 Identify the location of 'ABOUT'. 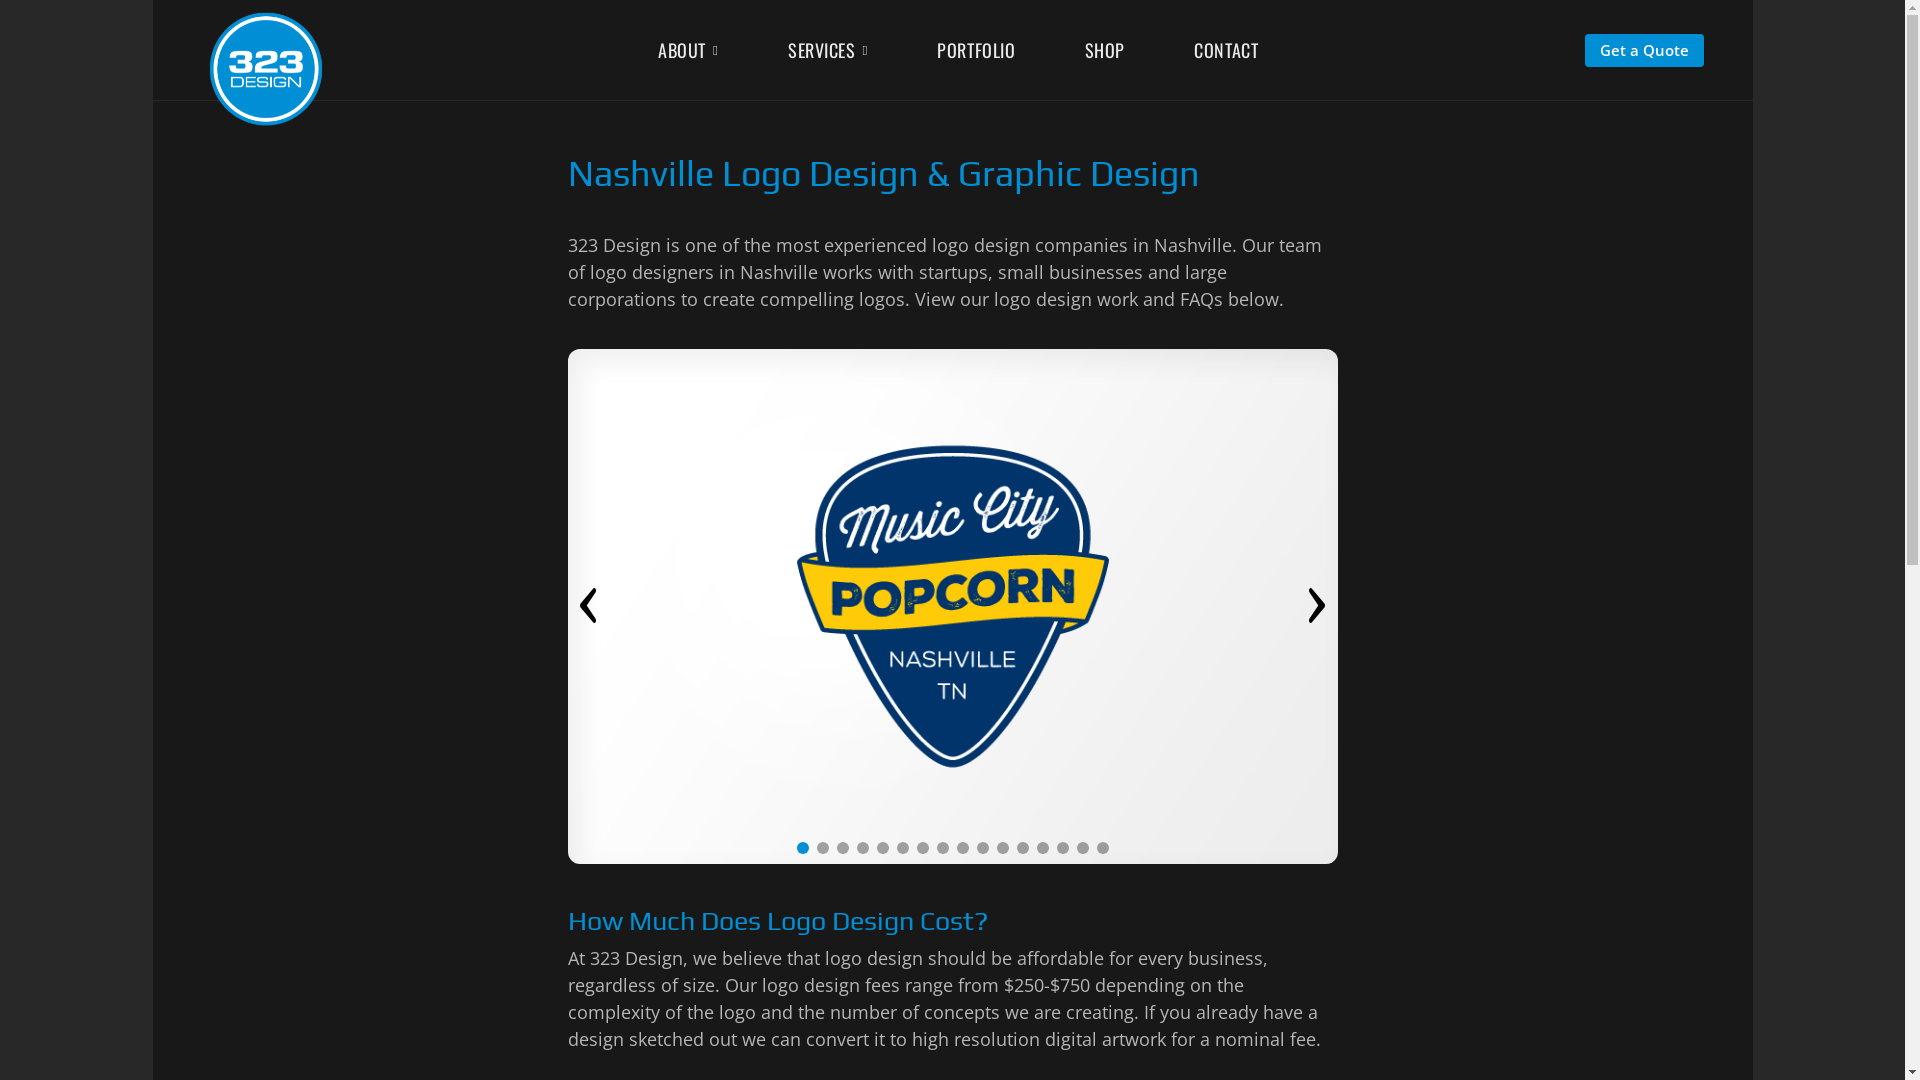
(687, 50).